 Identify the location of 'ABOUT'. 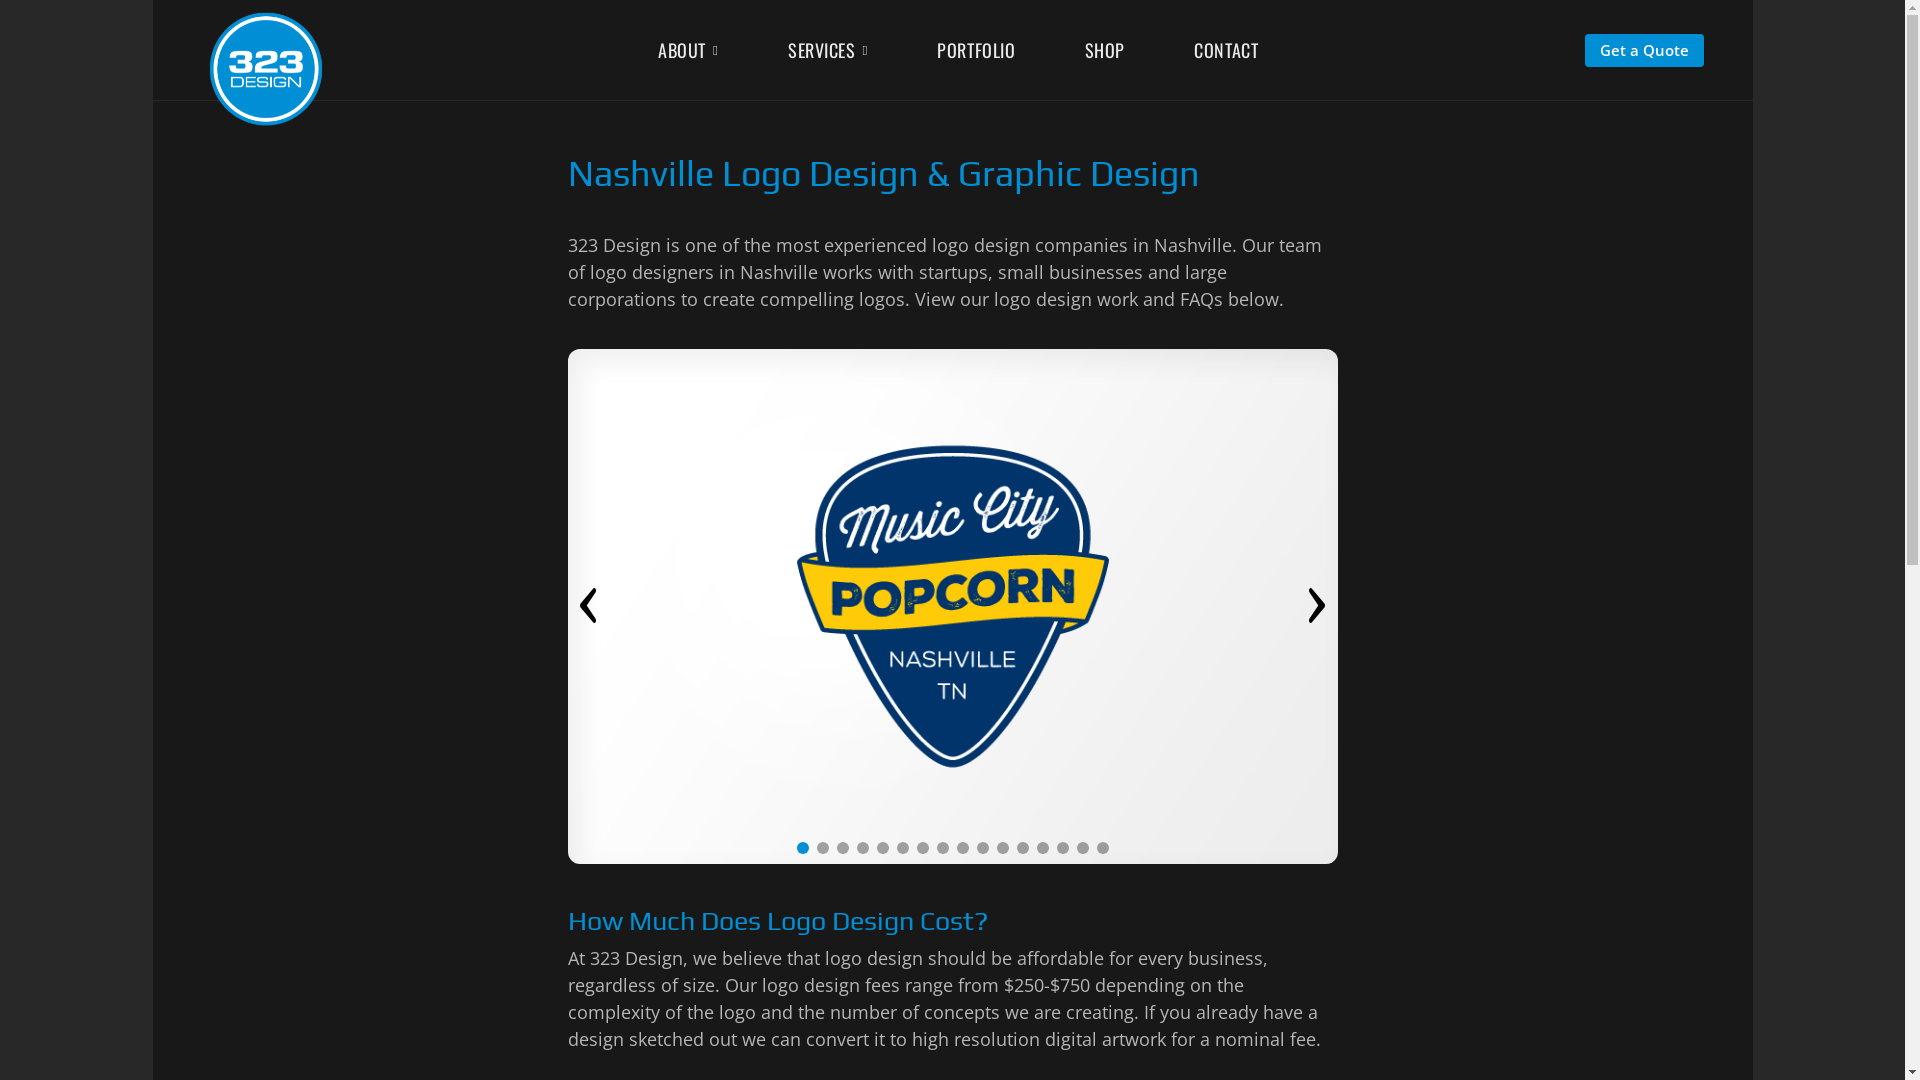
(687, 50).